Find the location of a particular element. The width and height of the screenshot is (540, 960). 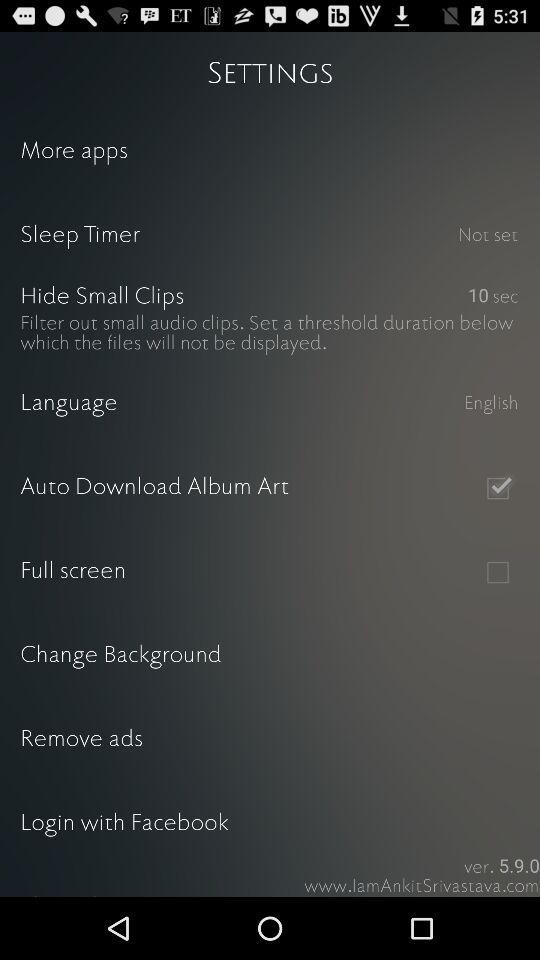

share the app is located at coordinates (270, 880).